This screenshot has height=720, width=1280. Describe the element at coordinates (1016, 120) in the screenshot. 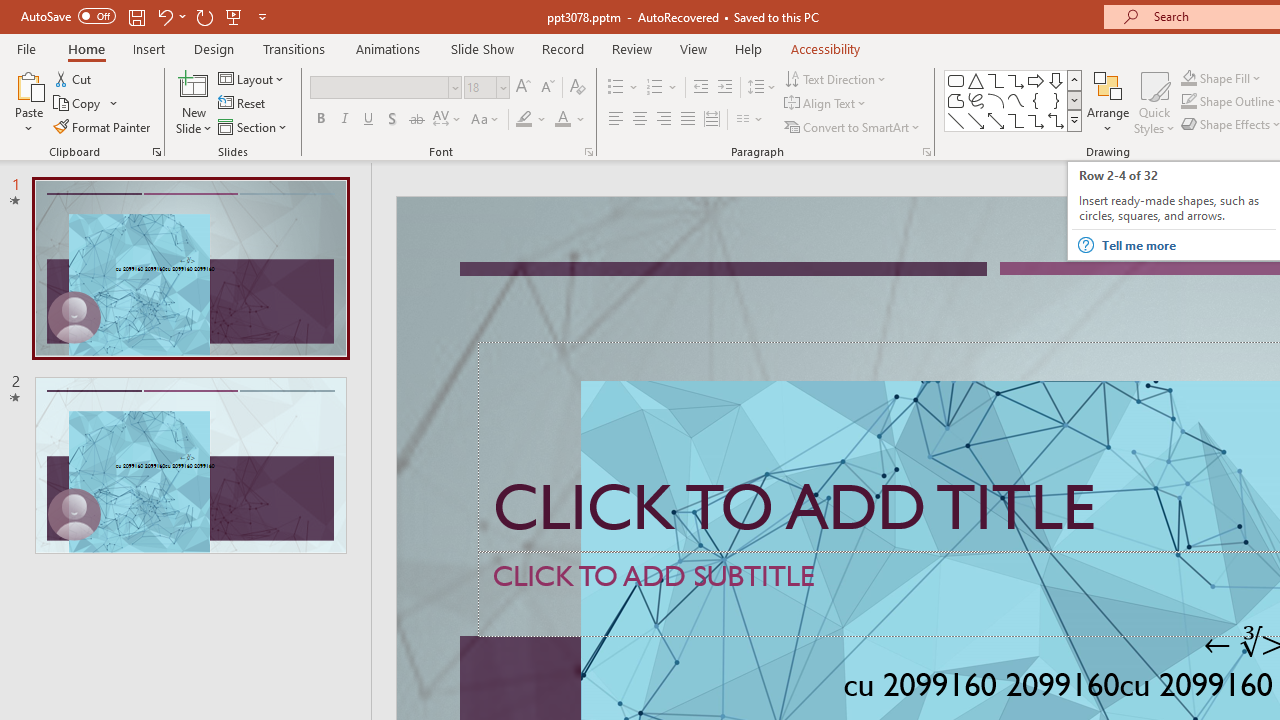

I see `'Connector: Elbow'` at that location.